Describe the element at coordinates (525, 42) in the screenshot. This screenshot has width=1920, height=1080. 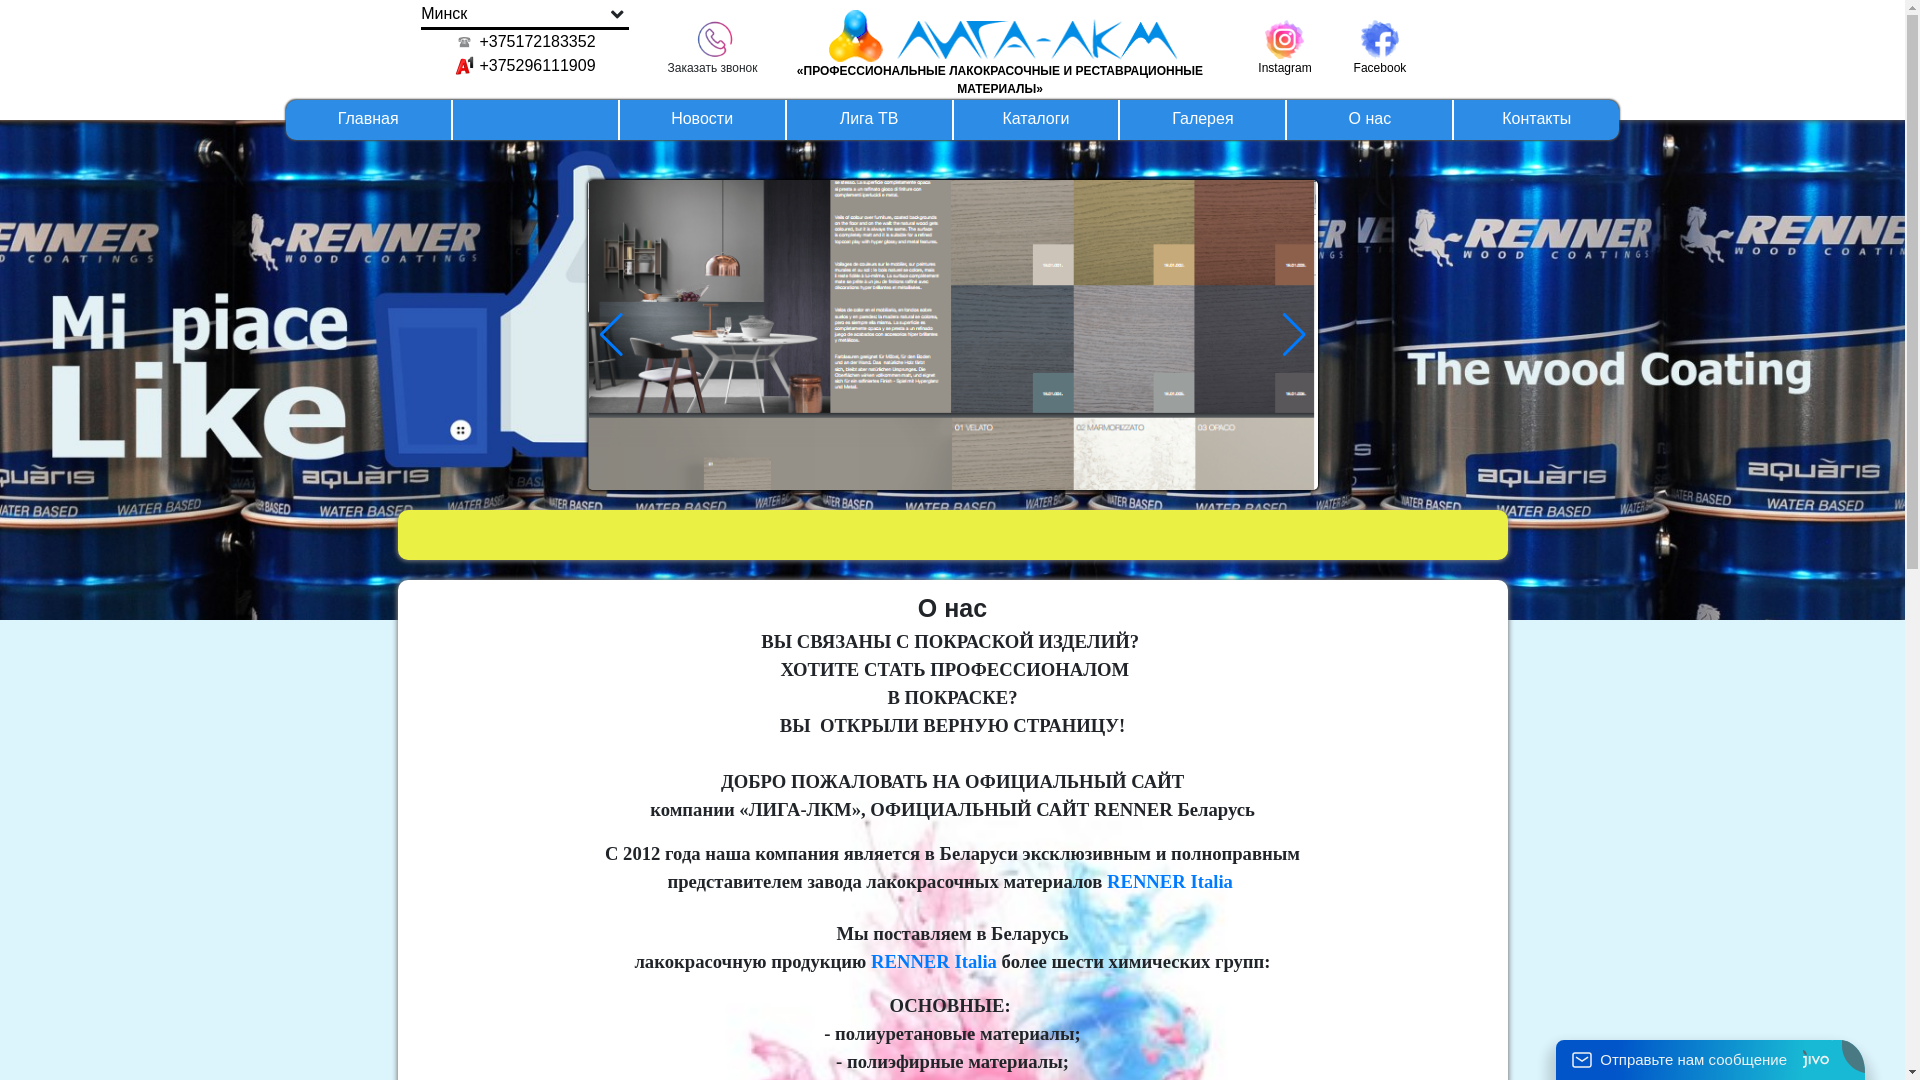
I see `'+375172183352'` at that location.